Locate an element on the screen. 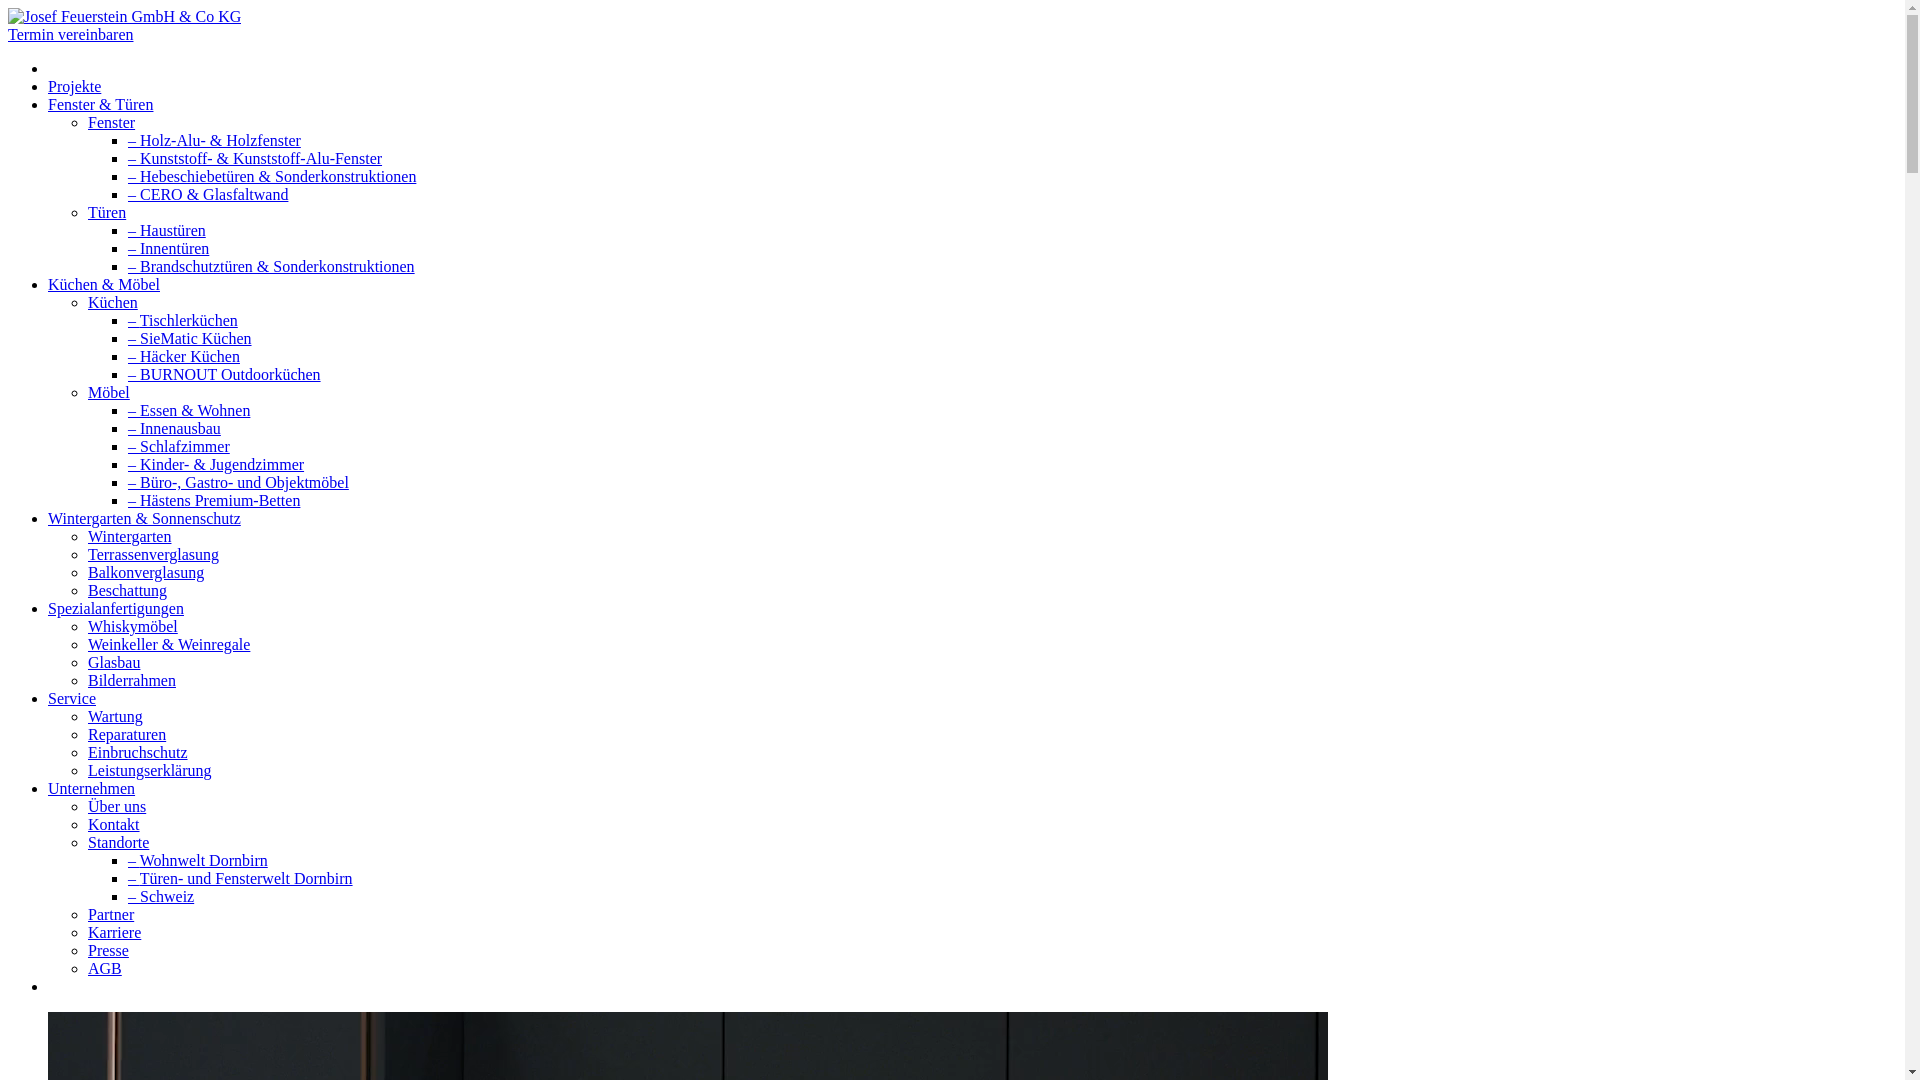 Image resolution: width=1920 pixels, height=1080 pixels. 'AGB' is located at coordinates (104, 967).